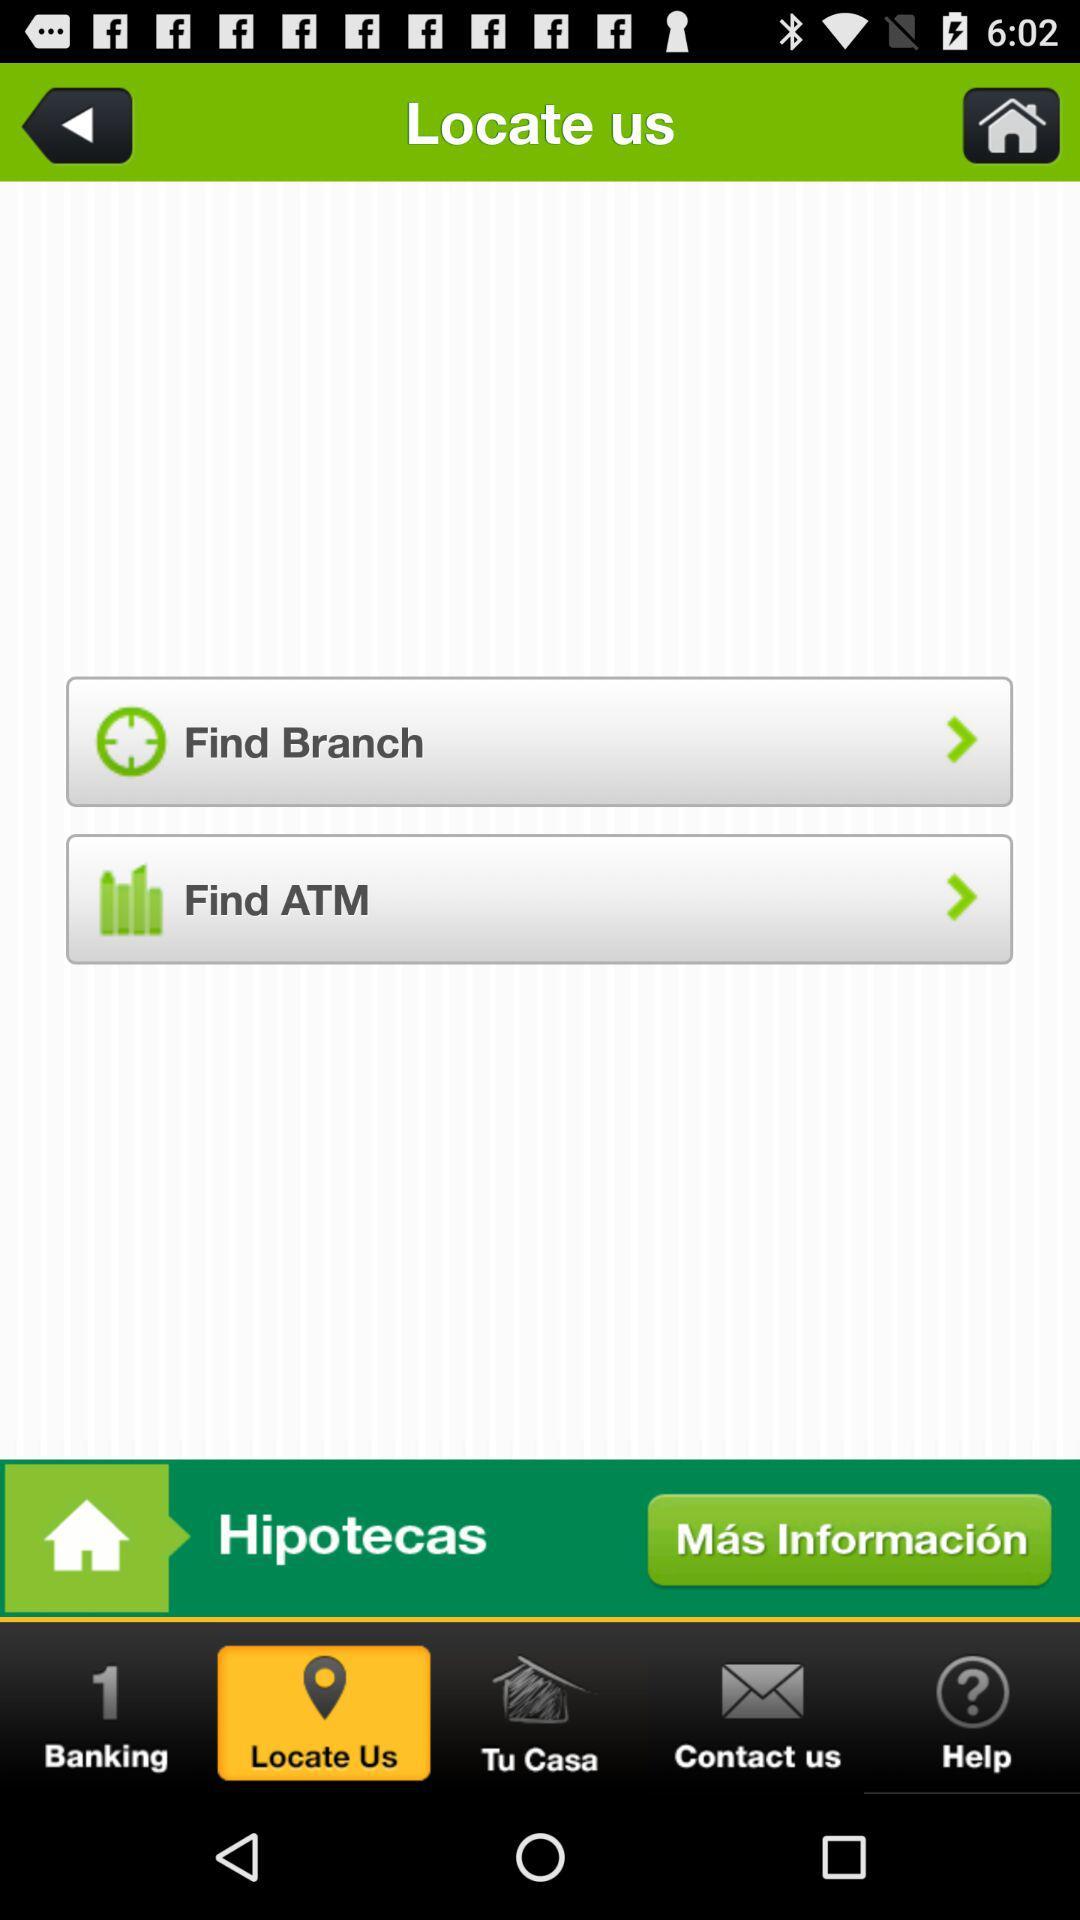 Image resolution: width=1080 pixels, height=1920 pixels. I want to click on go home, so click(999, 121).